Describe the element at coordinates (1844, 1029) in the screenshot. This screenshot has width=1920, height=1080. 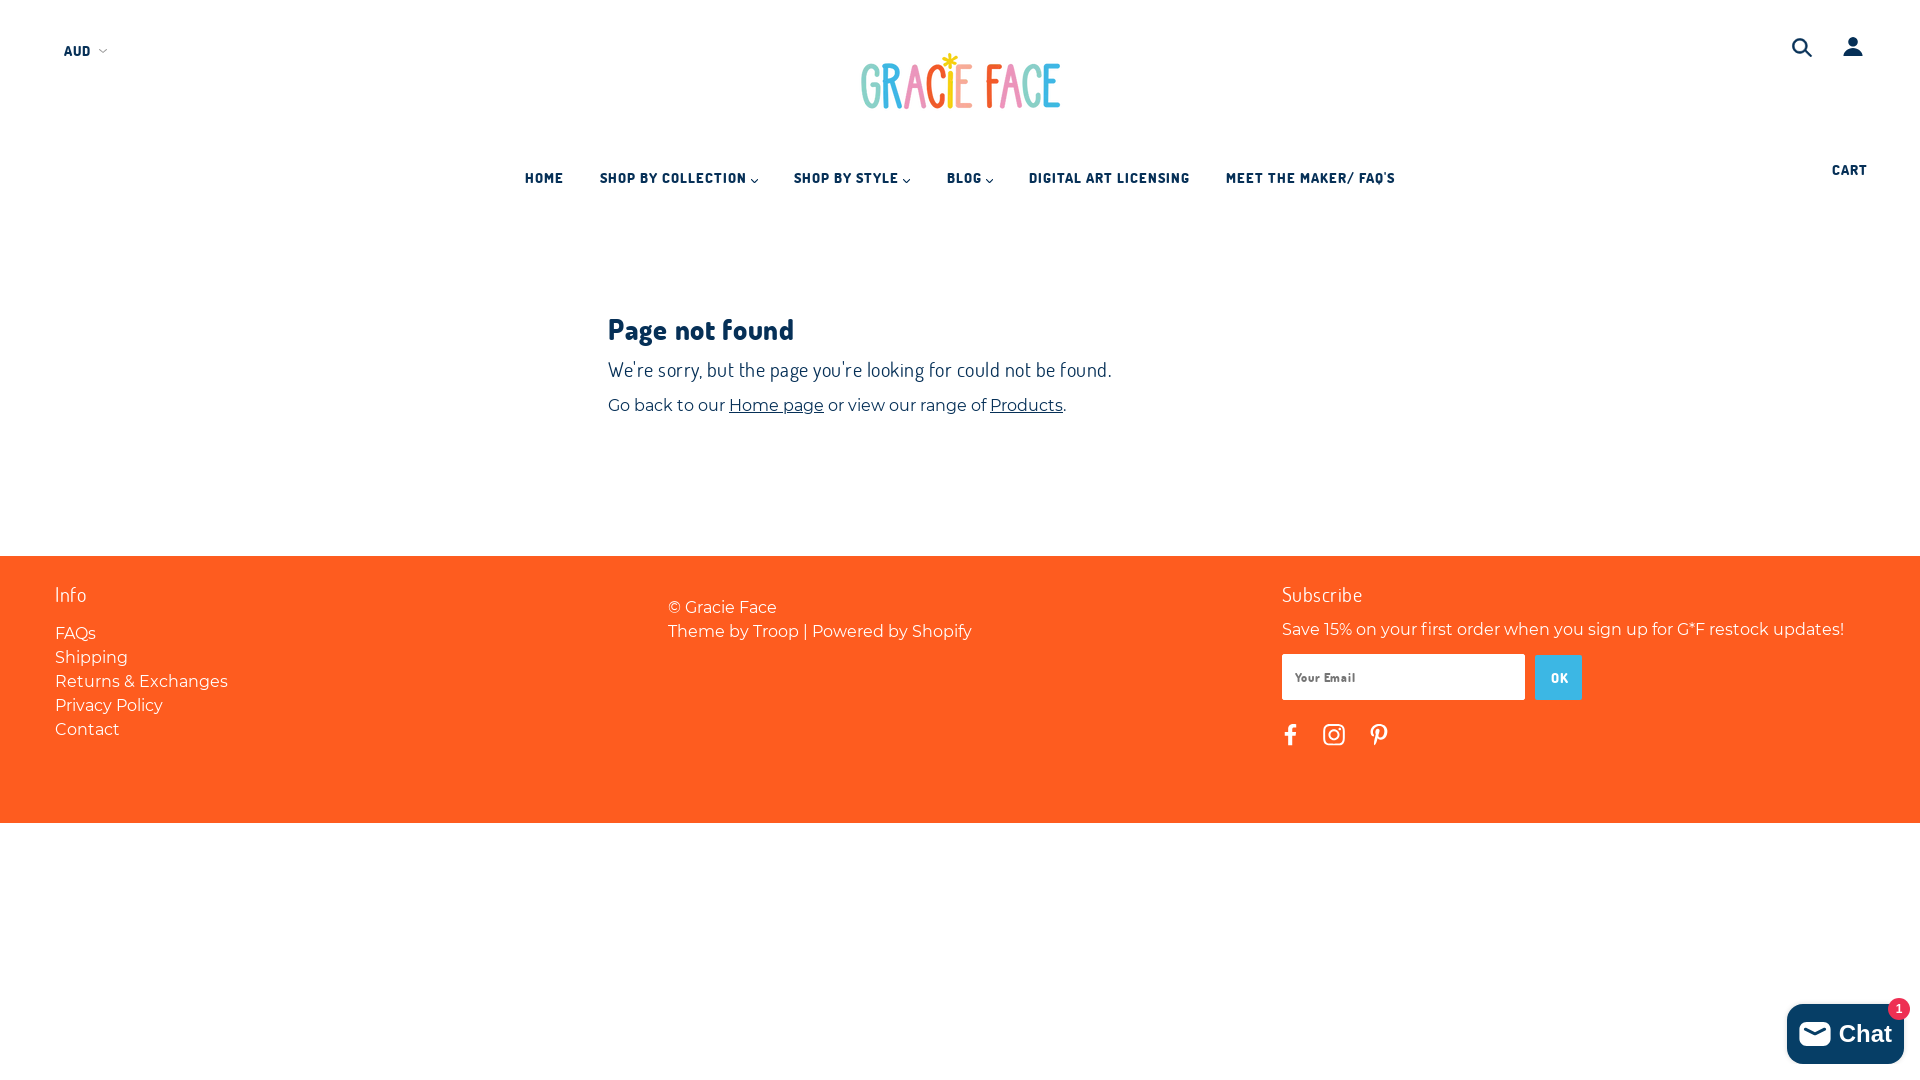
I see `'Shopify online store chat'` at that location.